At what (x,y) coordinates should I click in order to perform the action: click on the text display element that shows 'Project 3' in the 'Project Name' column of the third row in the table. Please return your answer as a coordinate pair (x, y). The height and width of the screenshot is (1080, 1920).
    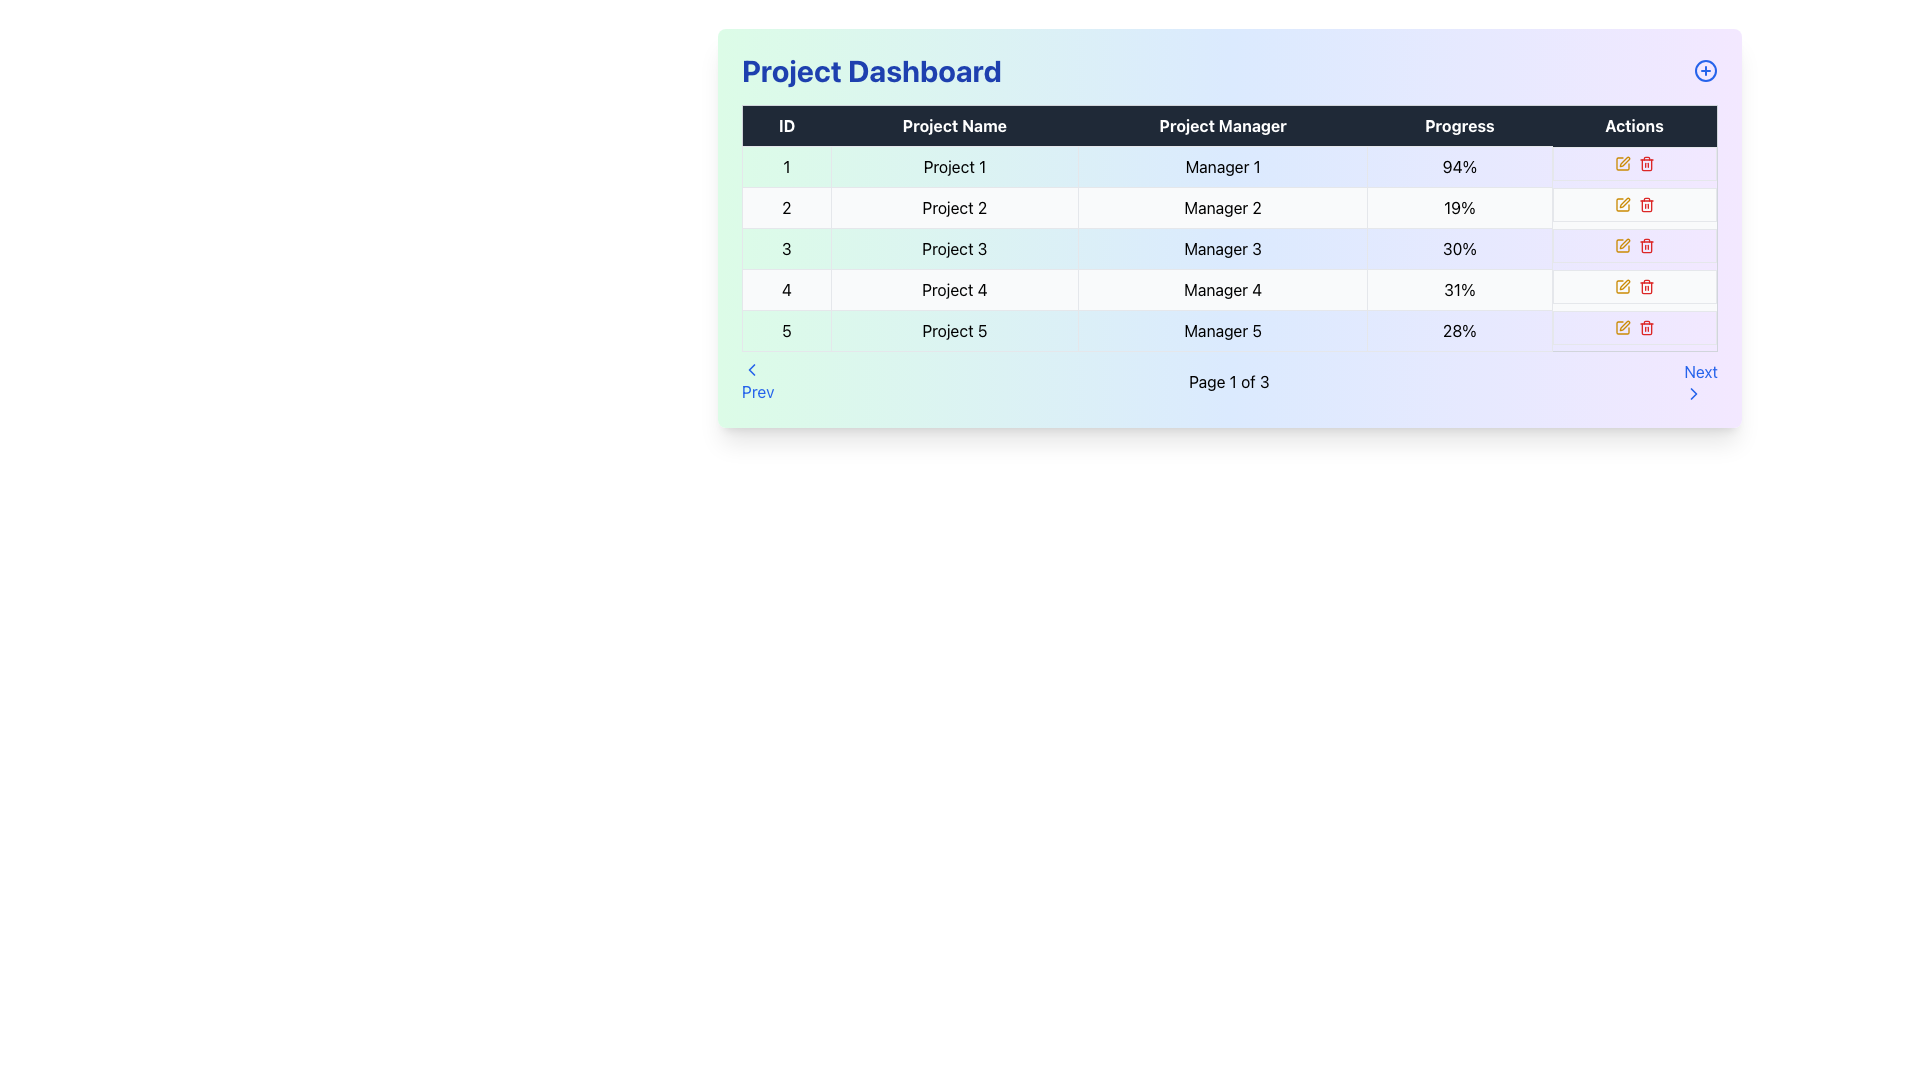
    Looking at the image, I should click on (953, 248).